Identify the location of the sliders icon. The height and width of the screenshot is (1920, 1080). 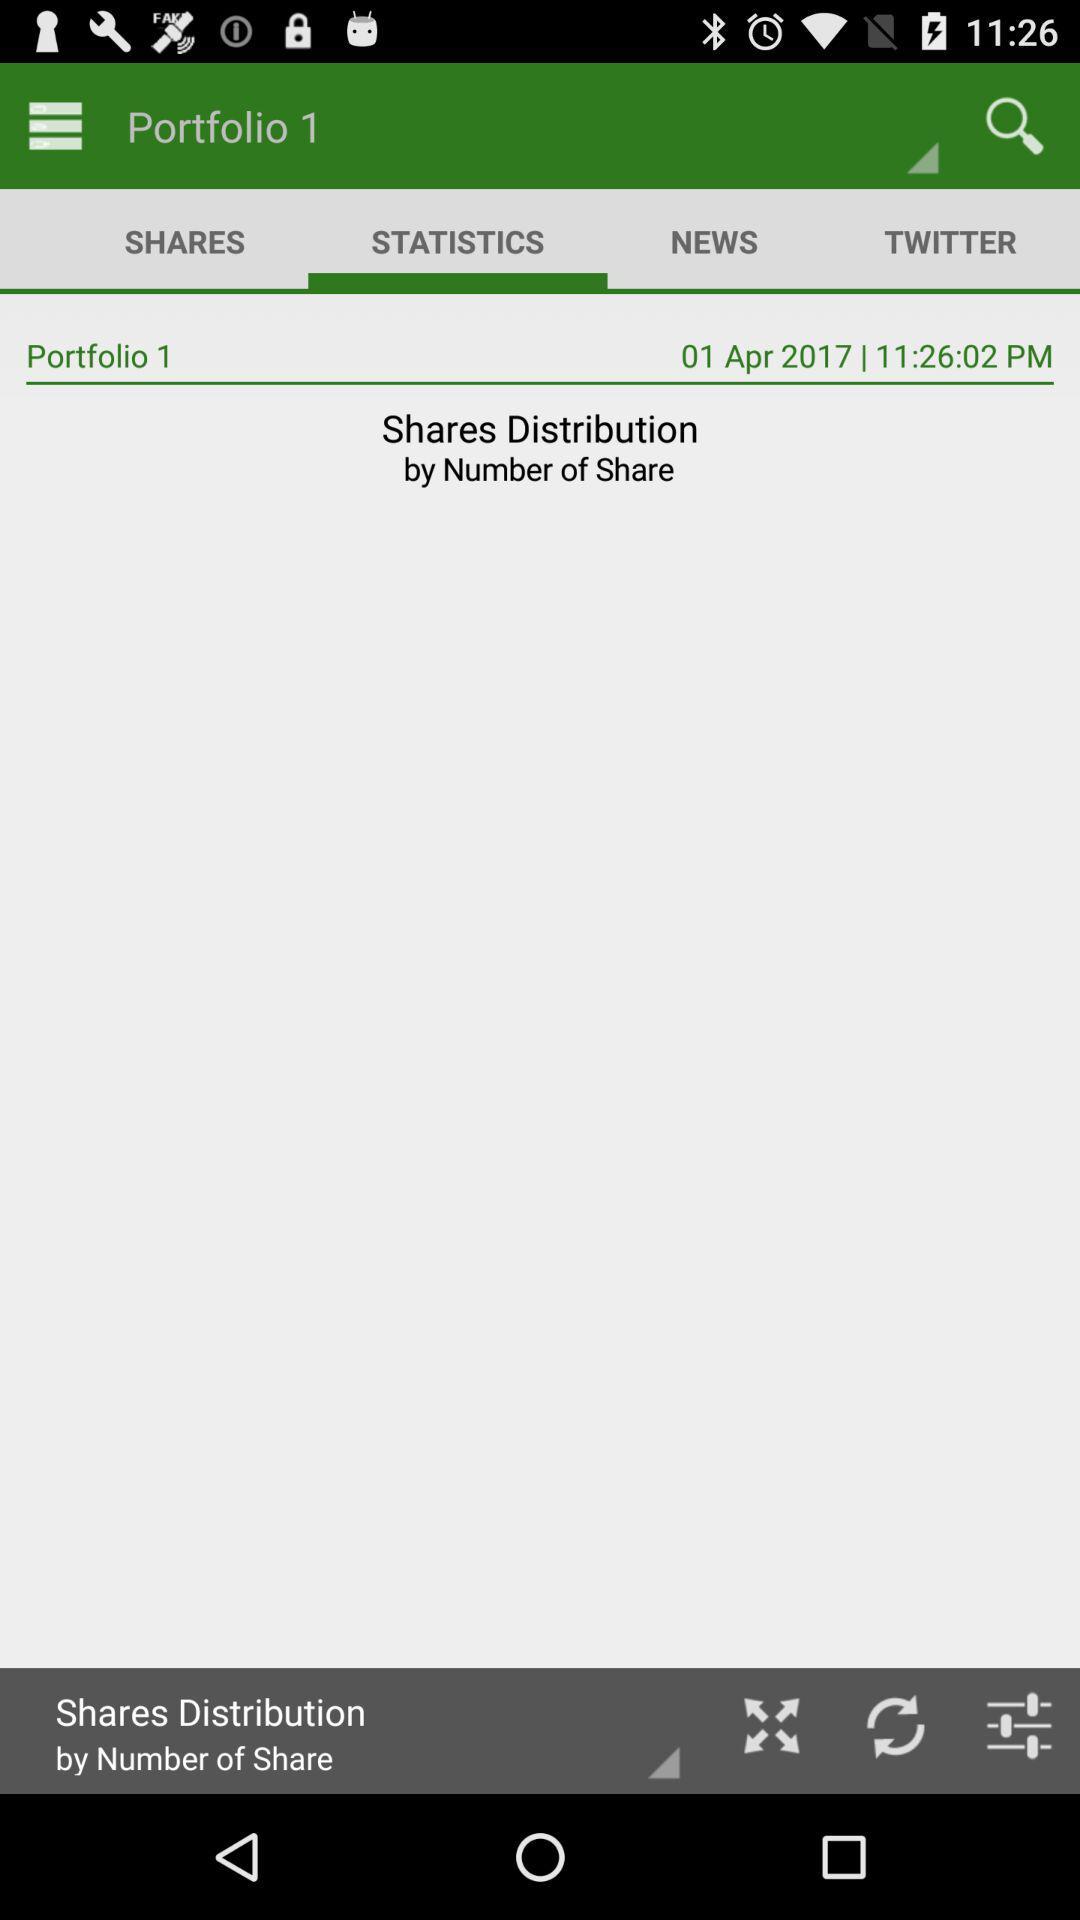
(1019, 1846).